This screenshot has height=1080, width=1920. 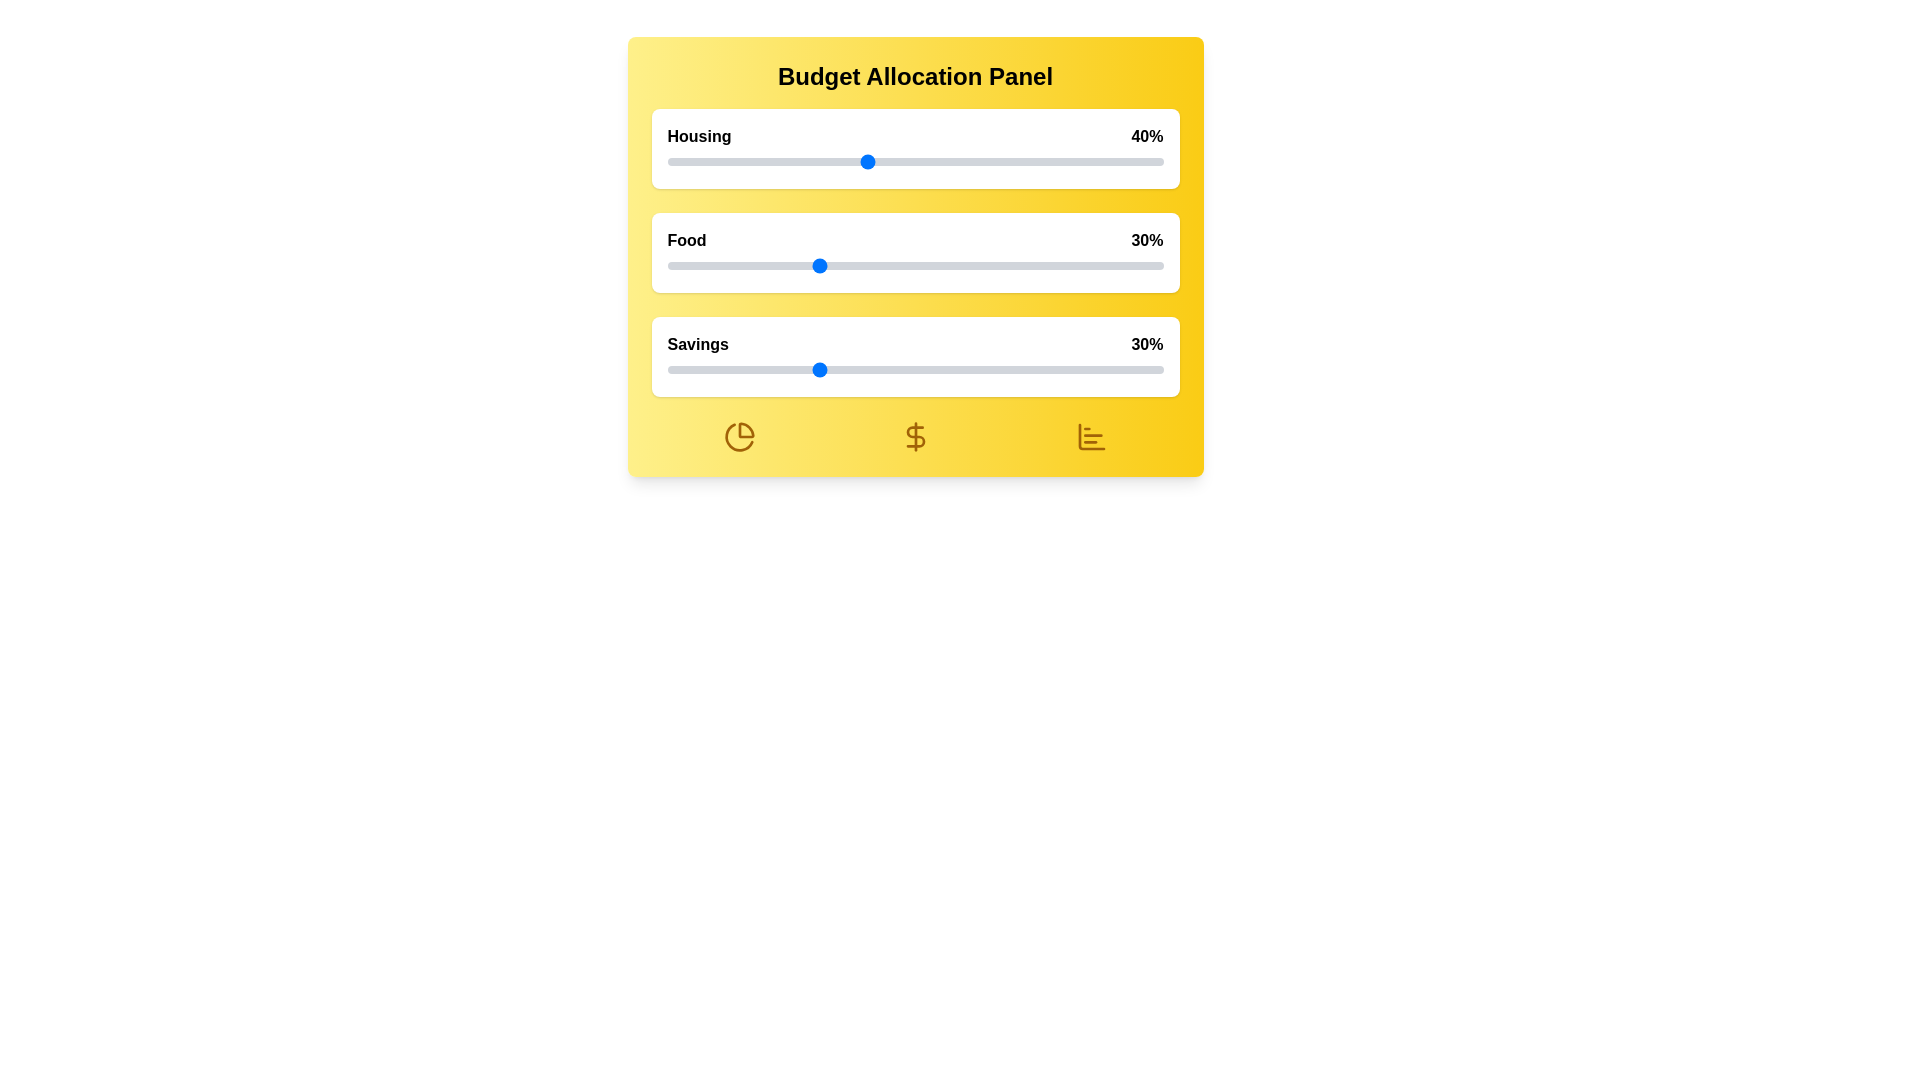 What do you see at coordinates (974, 370) in the screenshot?
I see `the savings percentage` at bounding box center [974, 370].